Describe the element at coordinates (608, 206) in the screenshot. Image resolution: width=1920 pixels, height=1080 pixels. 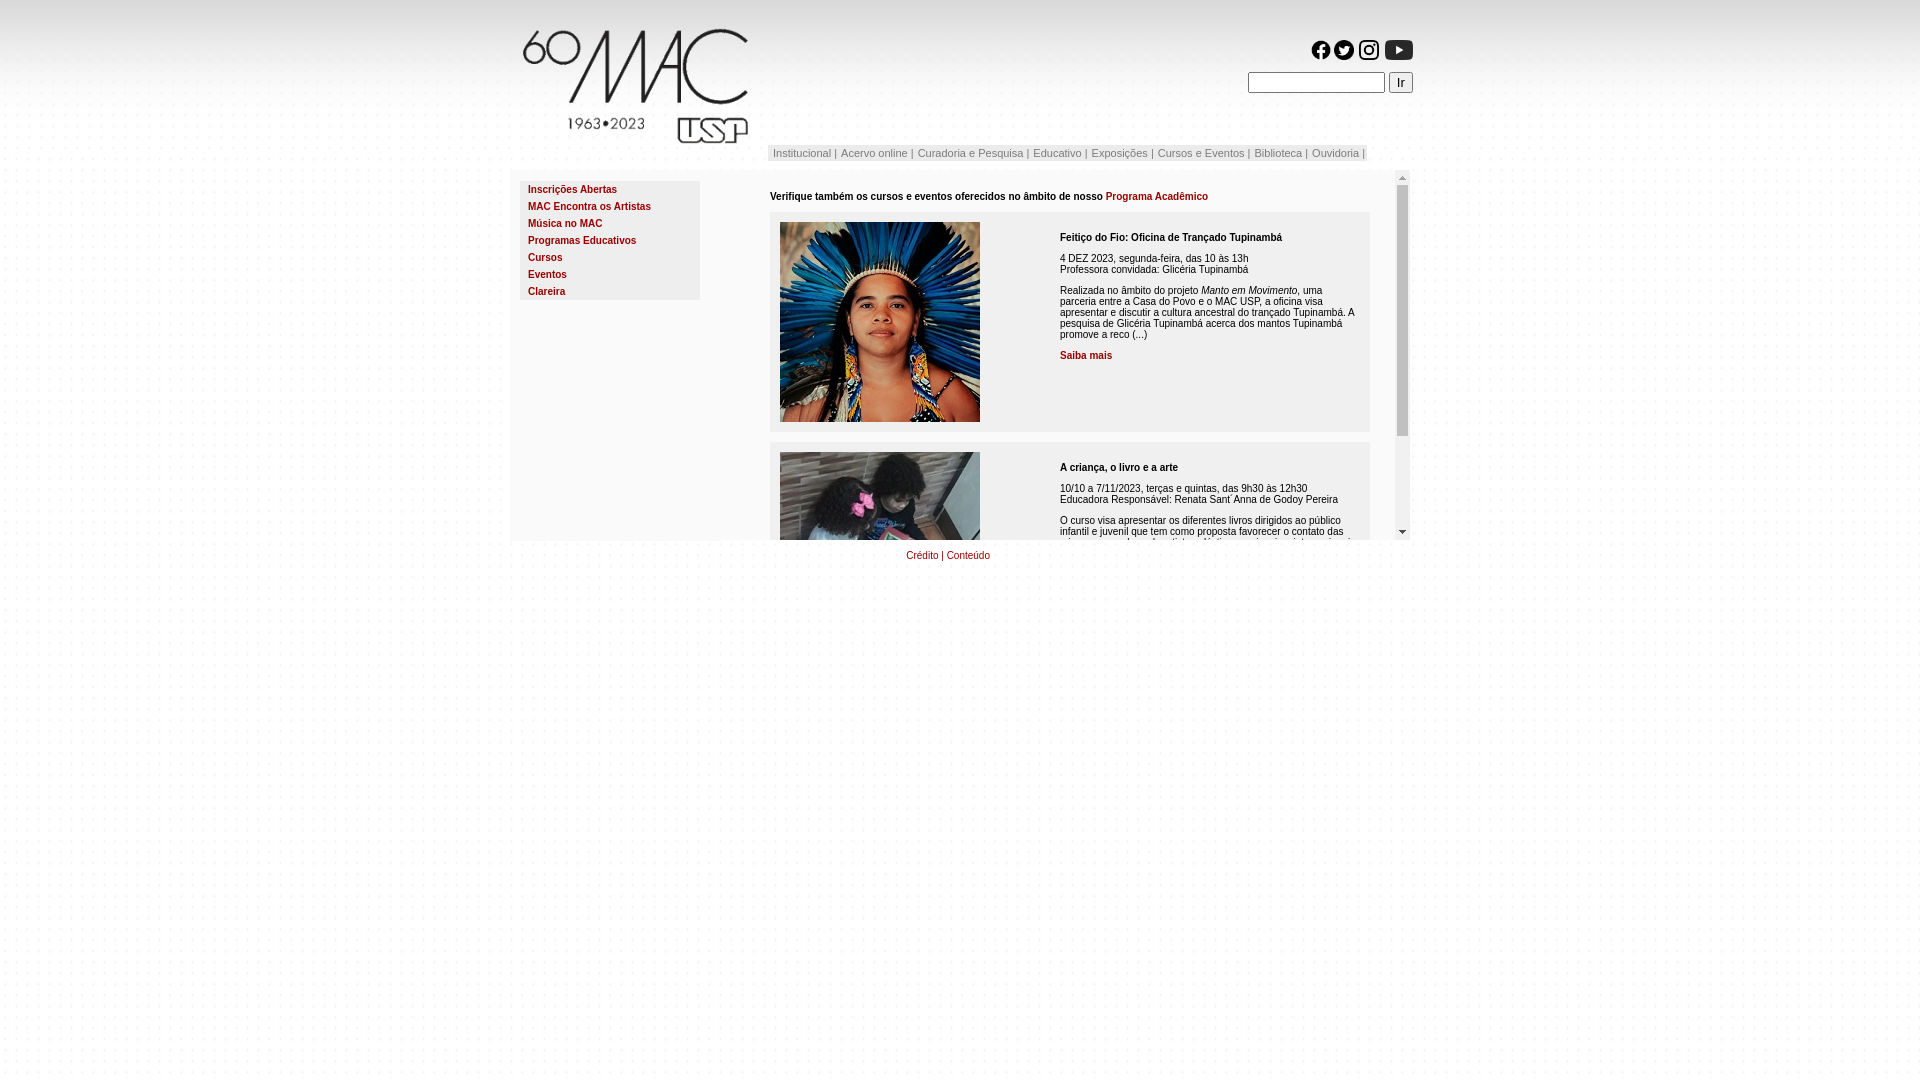
I see `'MAC Encontra os Artistas'` at that location.